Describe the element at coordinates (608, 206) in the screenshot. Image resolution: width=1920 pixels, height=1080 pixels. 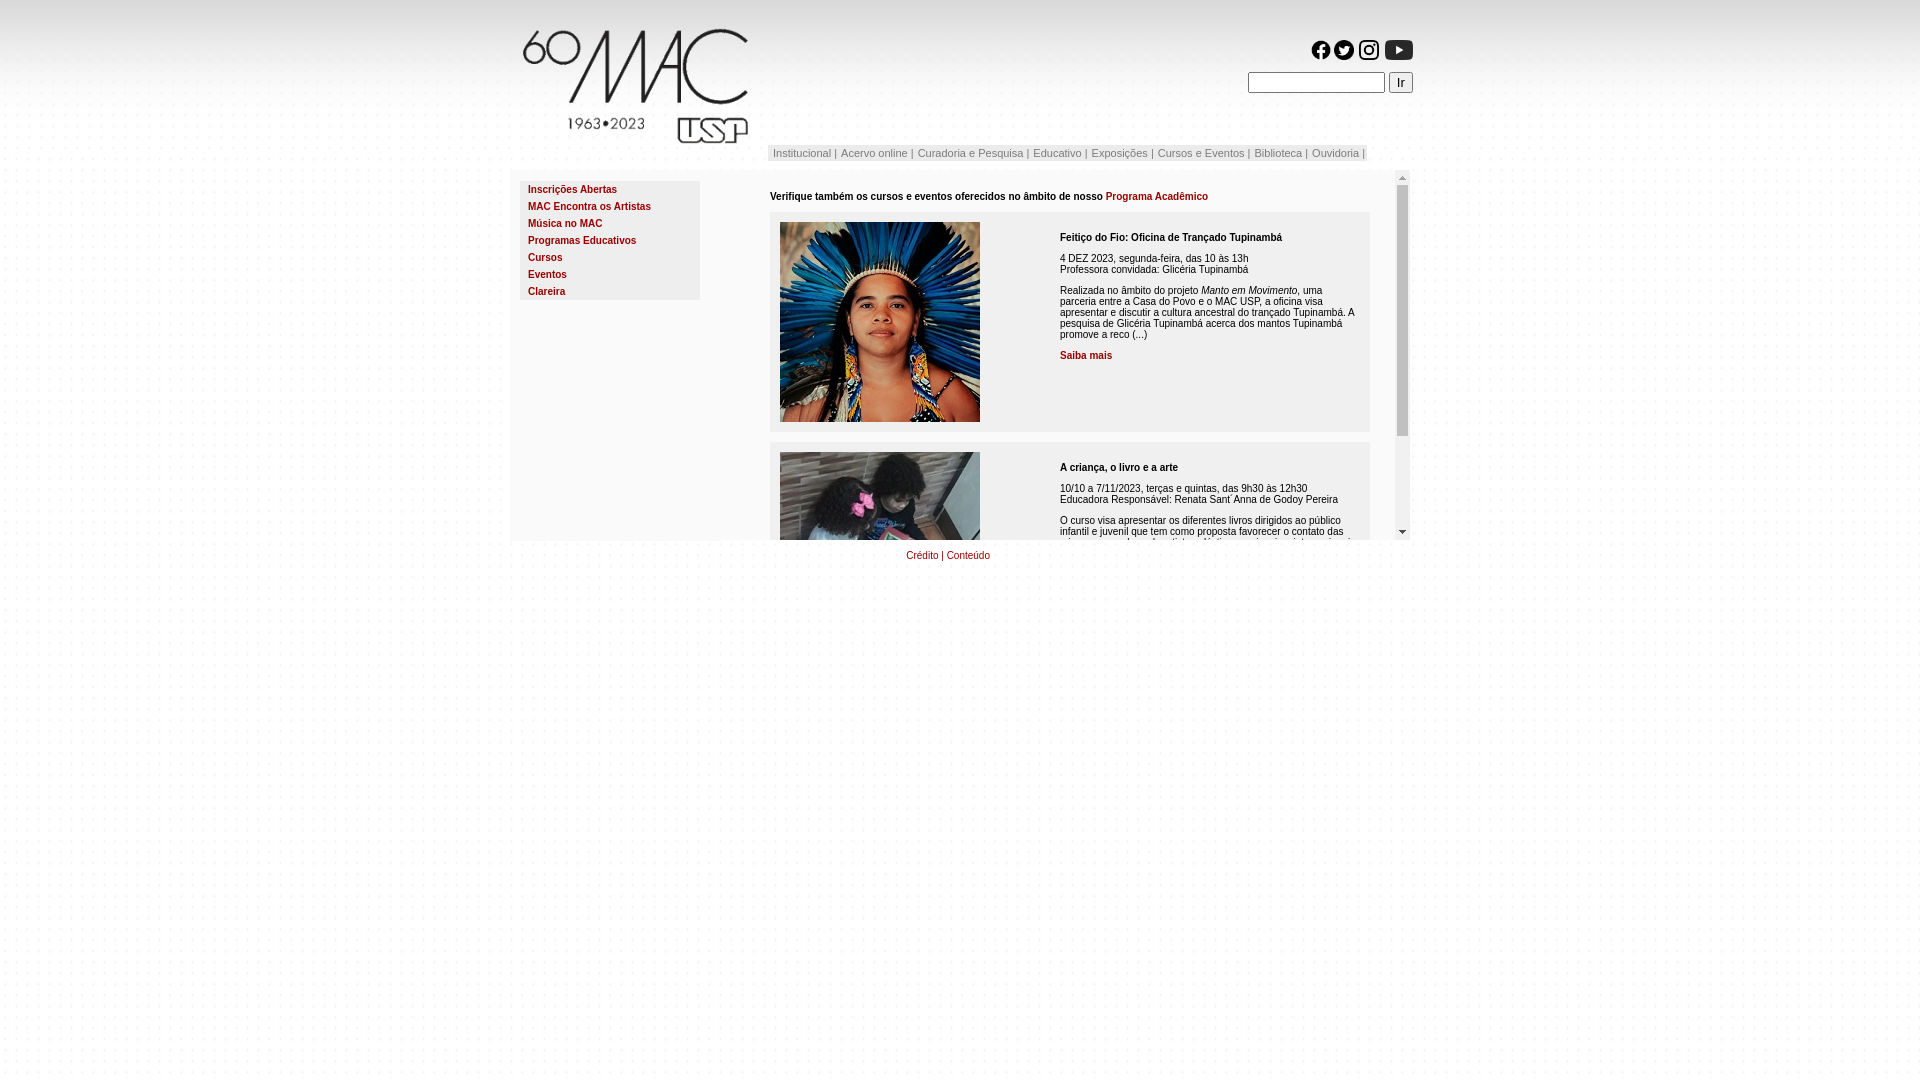
I see `'MAC Encontra os Artistas'` at that location.